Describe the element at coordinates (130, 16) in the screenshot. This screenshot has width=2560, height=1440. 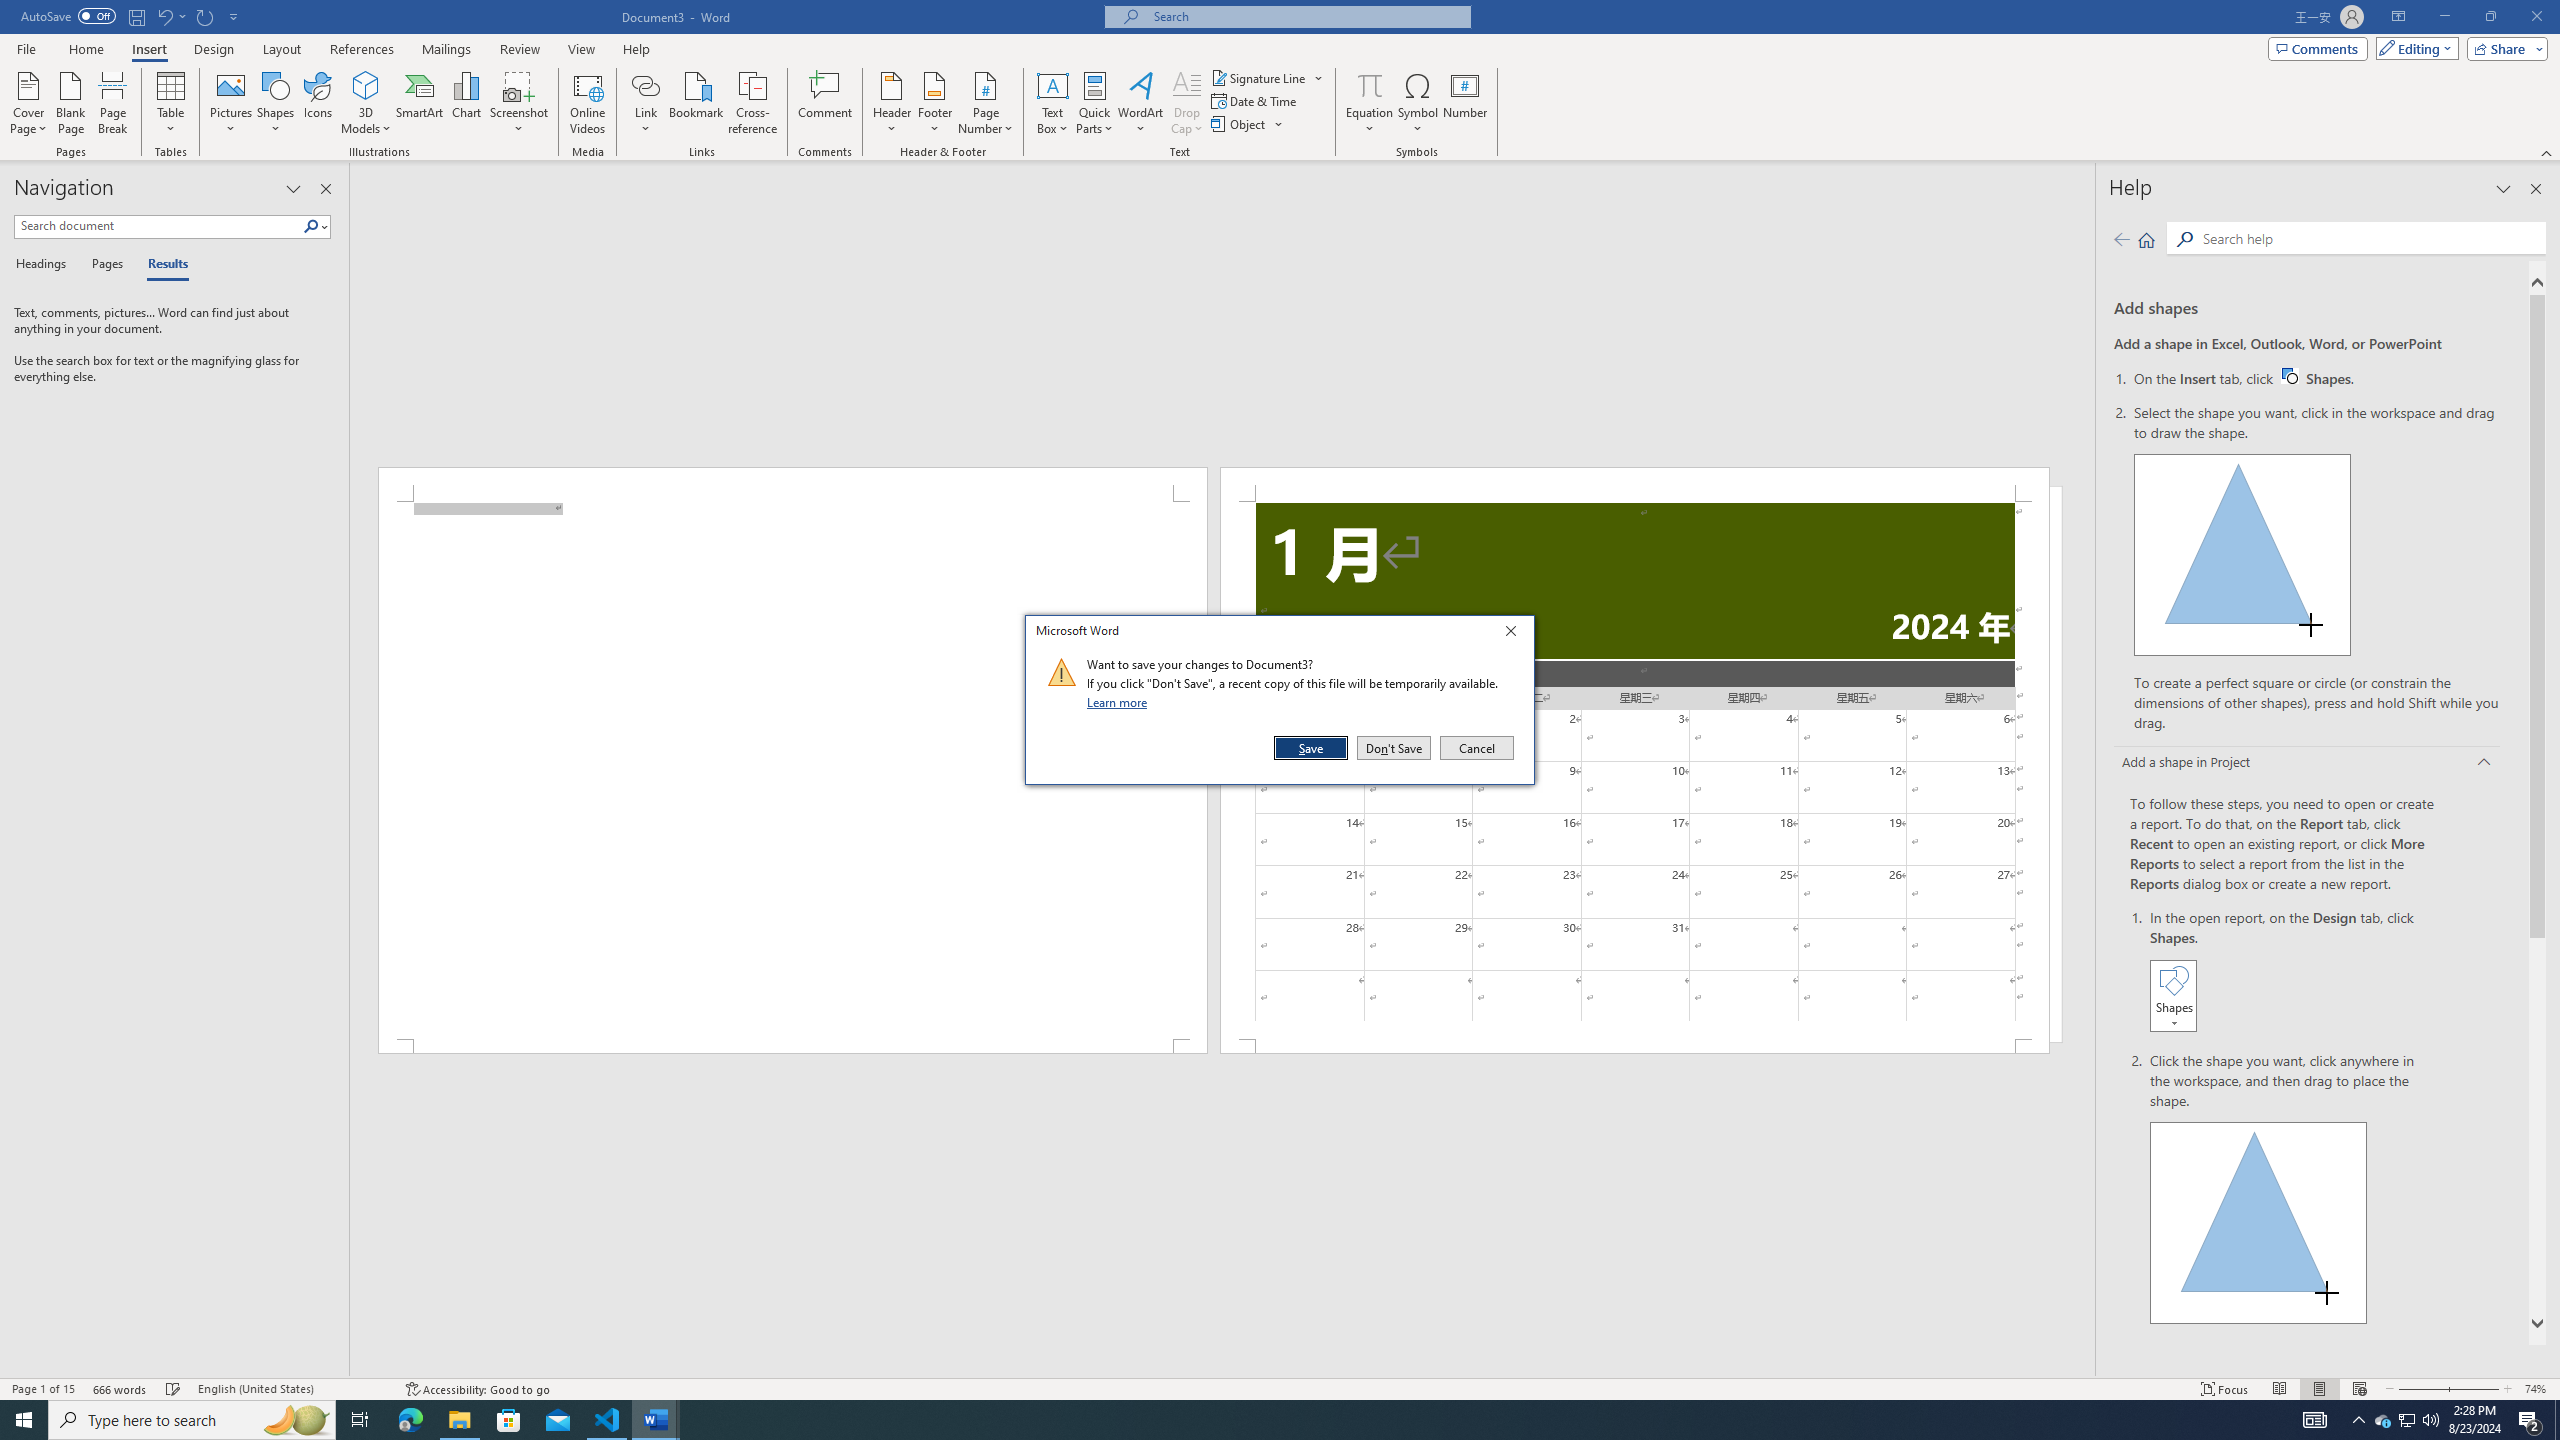
I see `'Quick Access Toolbar'` at that location.